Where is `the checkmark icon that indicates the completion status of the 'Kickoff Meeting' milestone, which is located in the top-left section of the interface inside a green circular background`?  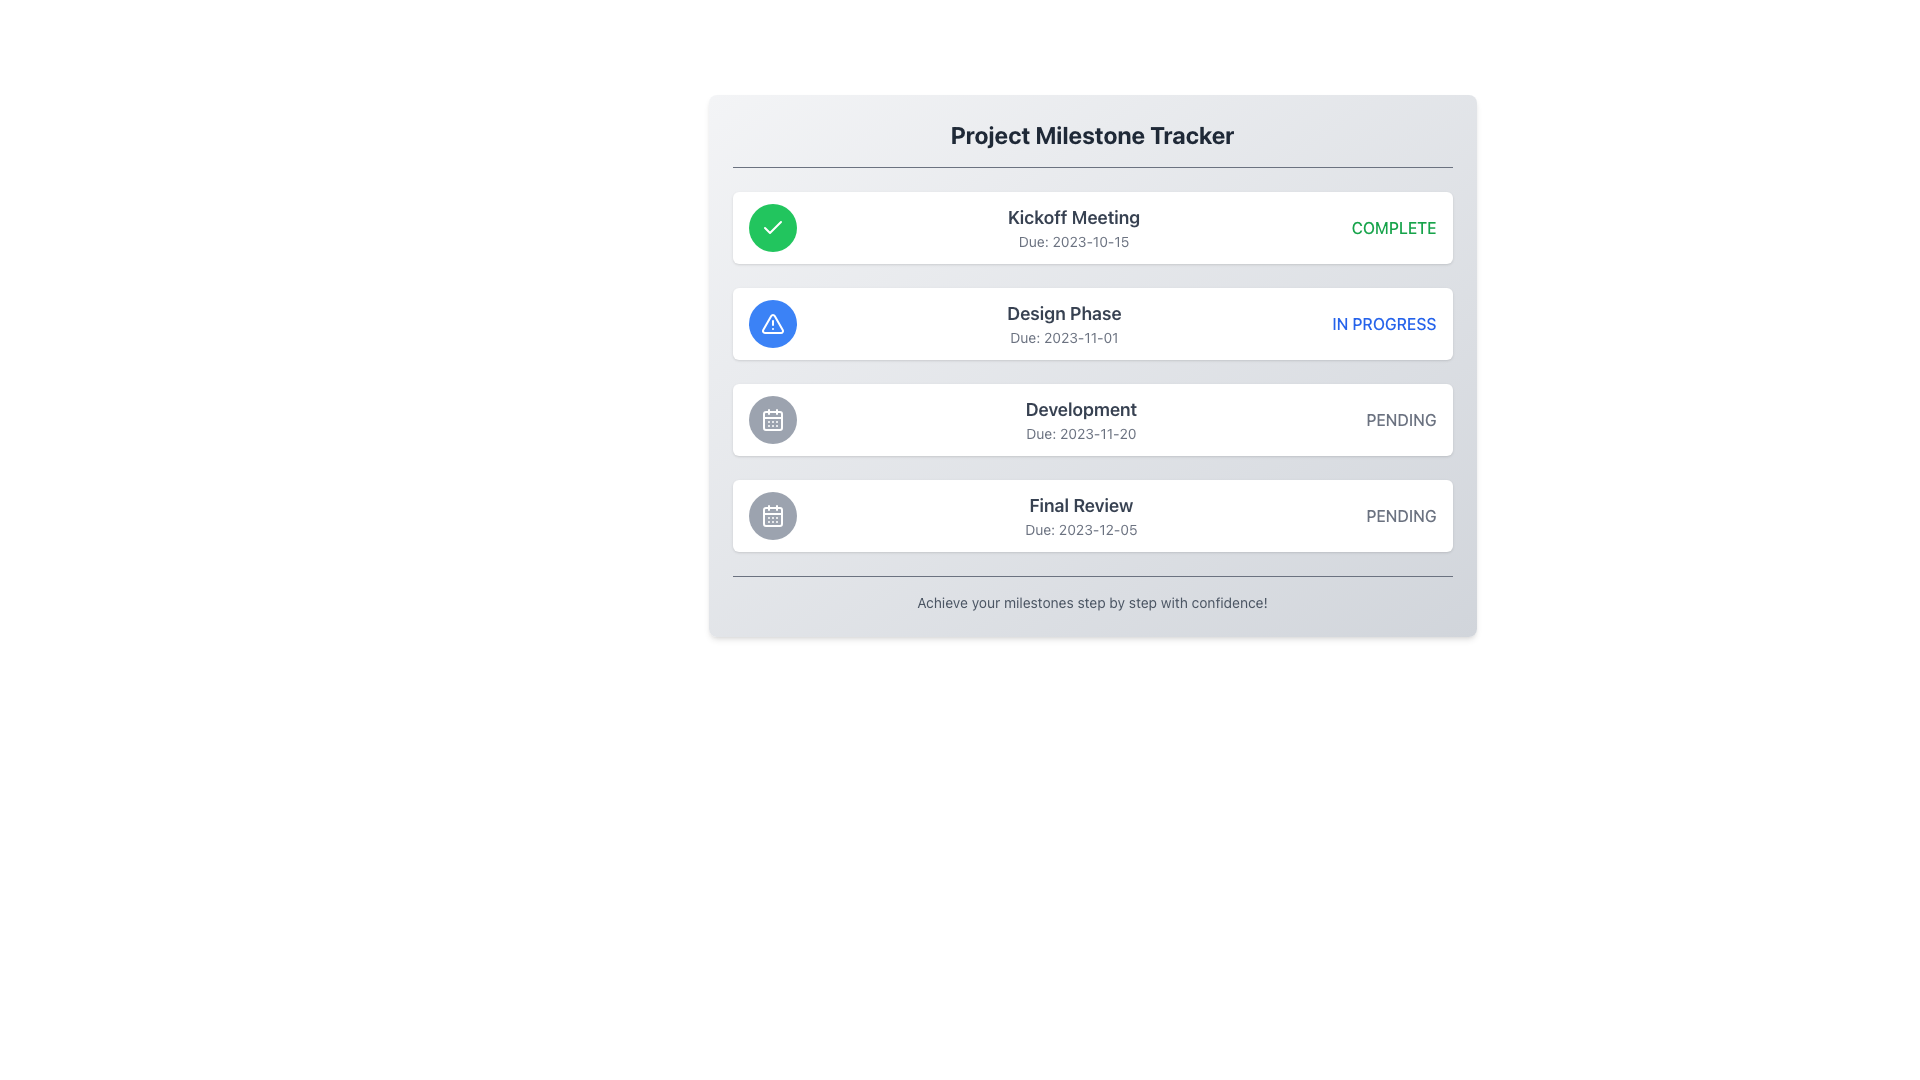
the checkmark icon that indicates the completion status of the 'Kickoff Meeting' milestone, which is located in the top-left section of the interface inside a green circular background is located at coordinates (771, 226).